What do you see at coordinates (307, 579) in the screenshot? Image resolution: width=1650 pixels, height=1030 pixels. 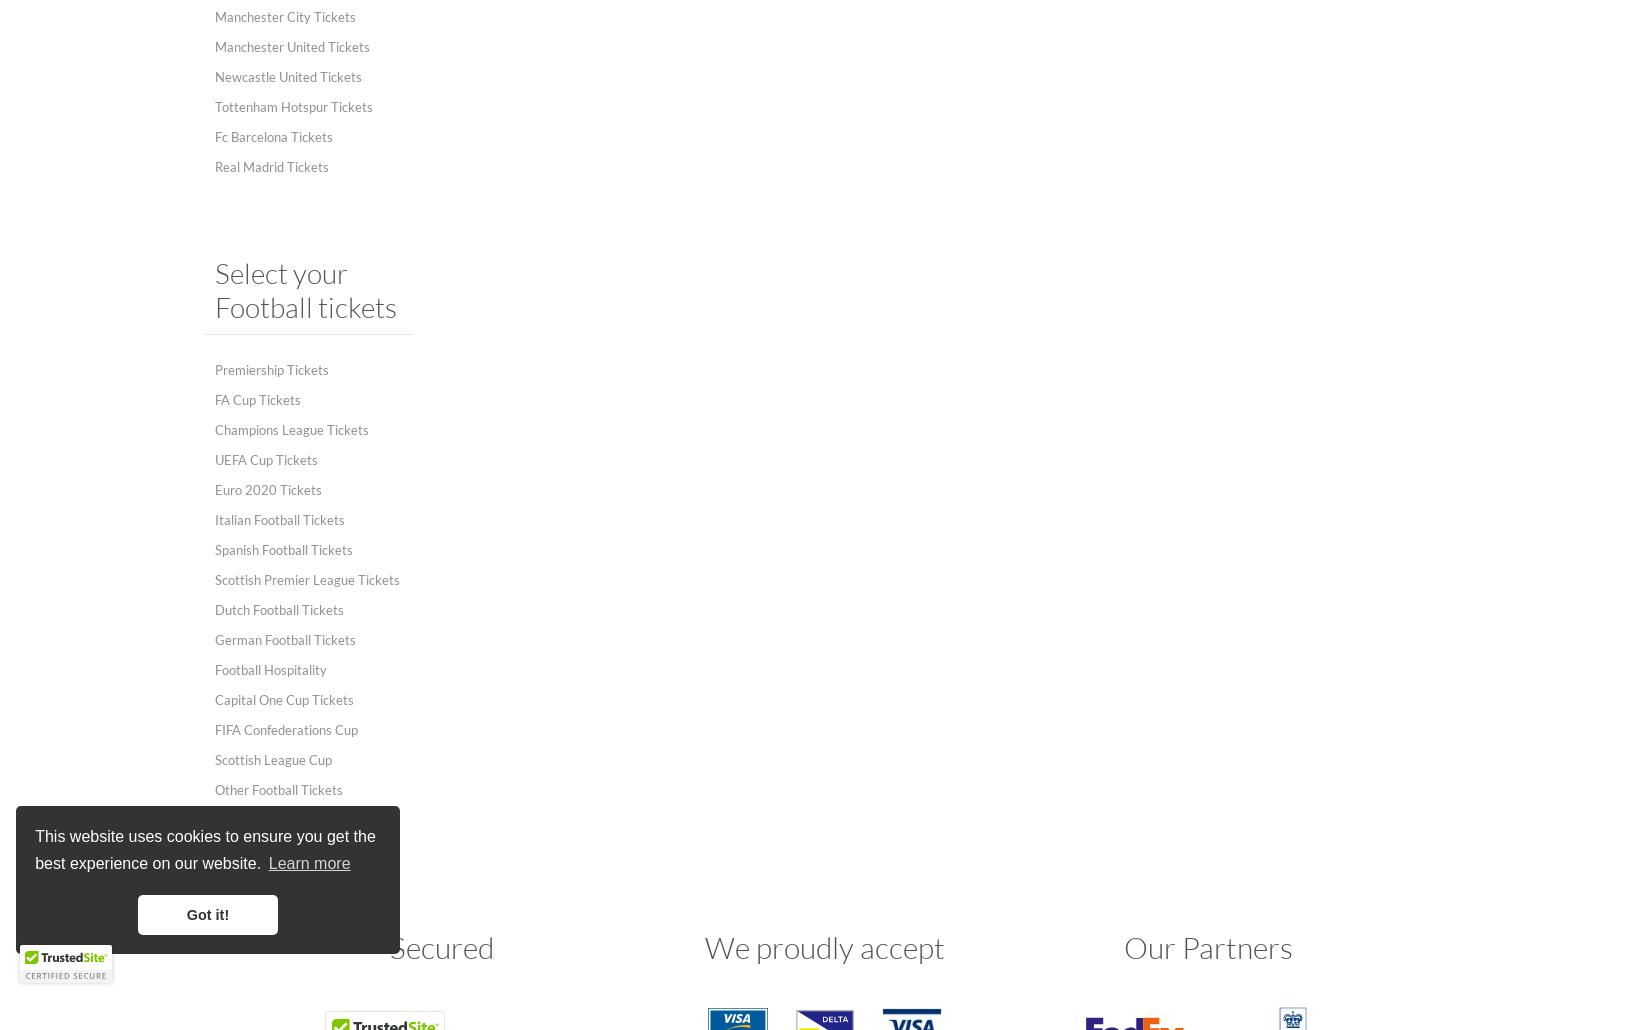 I see `'Scottish Premier League Tickets'` at bounding box center [307, 579].